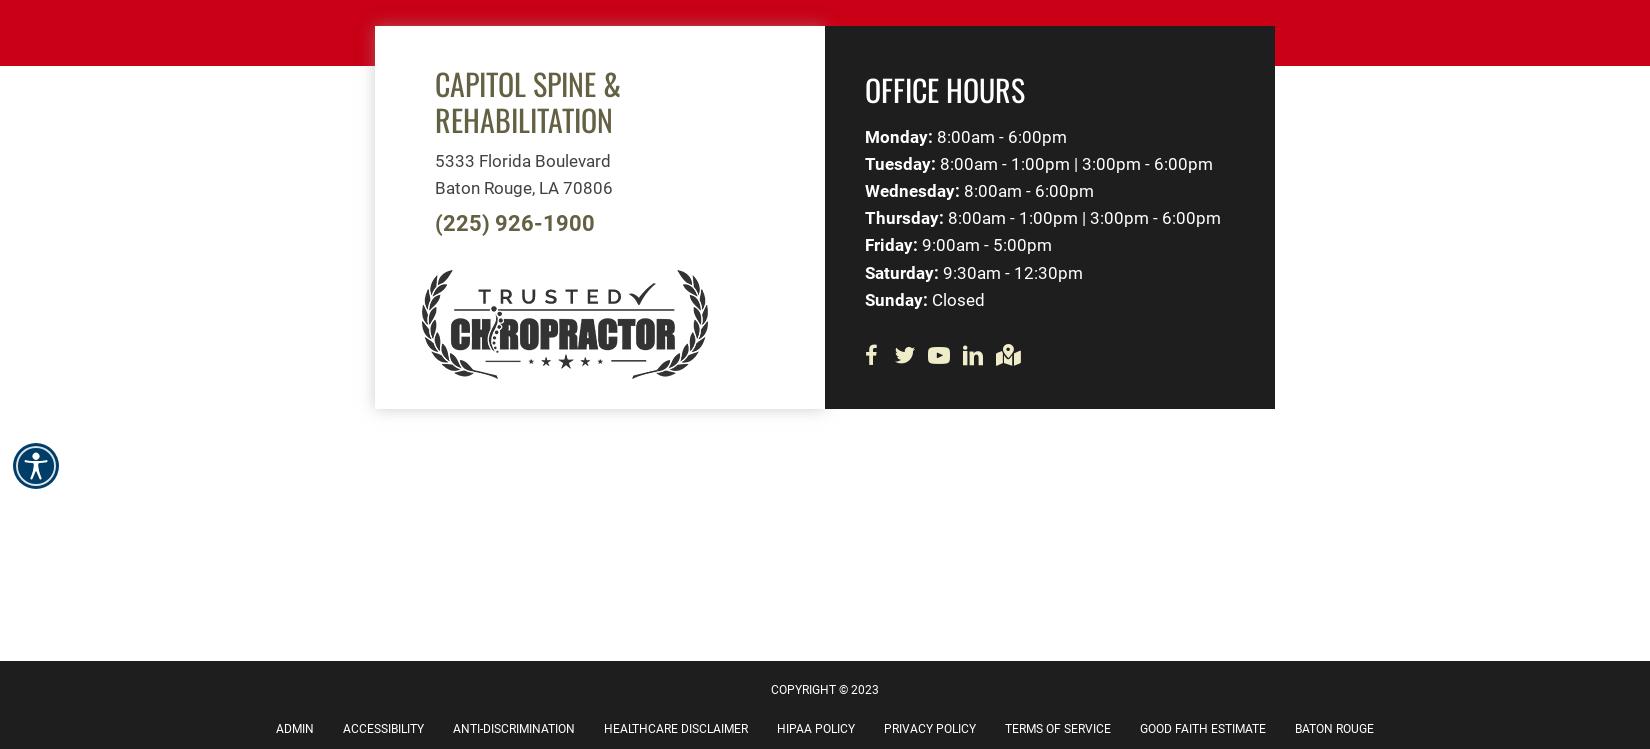 This screenshot has height=749, width=1650. What do you see at coordinates (902, 271) in the screenshot?
I see `'Saturday:'` at bounding box center [902, 271].